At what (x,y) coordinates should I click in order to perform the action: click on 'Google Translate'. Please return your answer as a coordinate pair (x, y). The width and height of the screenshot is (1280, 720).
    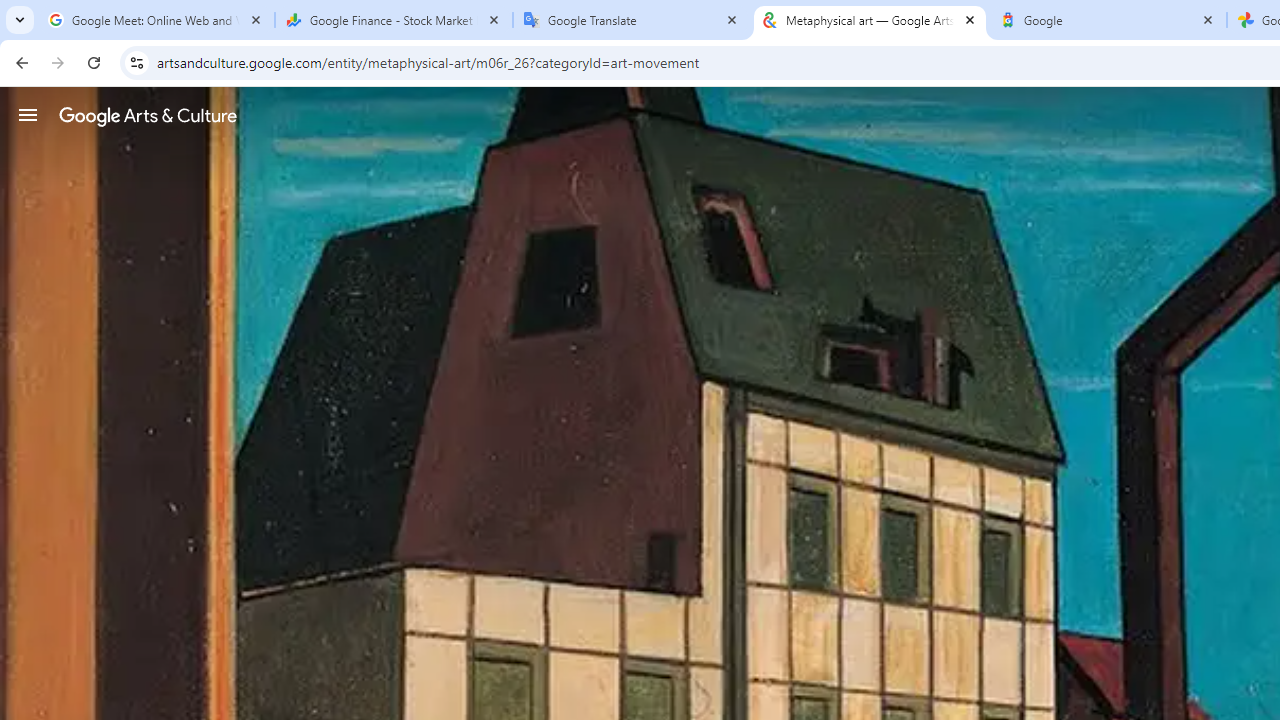
    Looking at the image, I should click on (631, 20).